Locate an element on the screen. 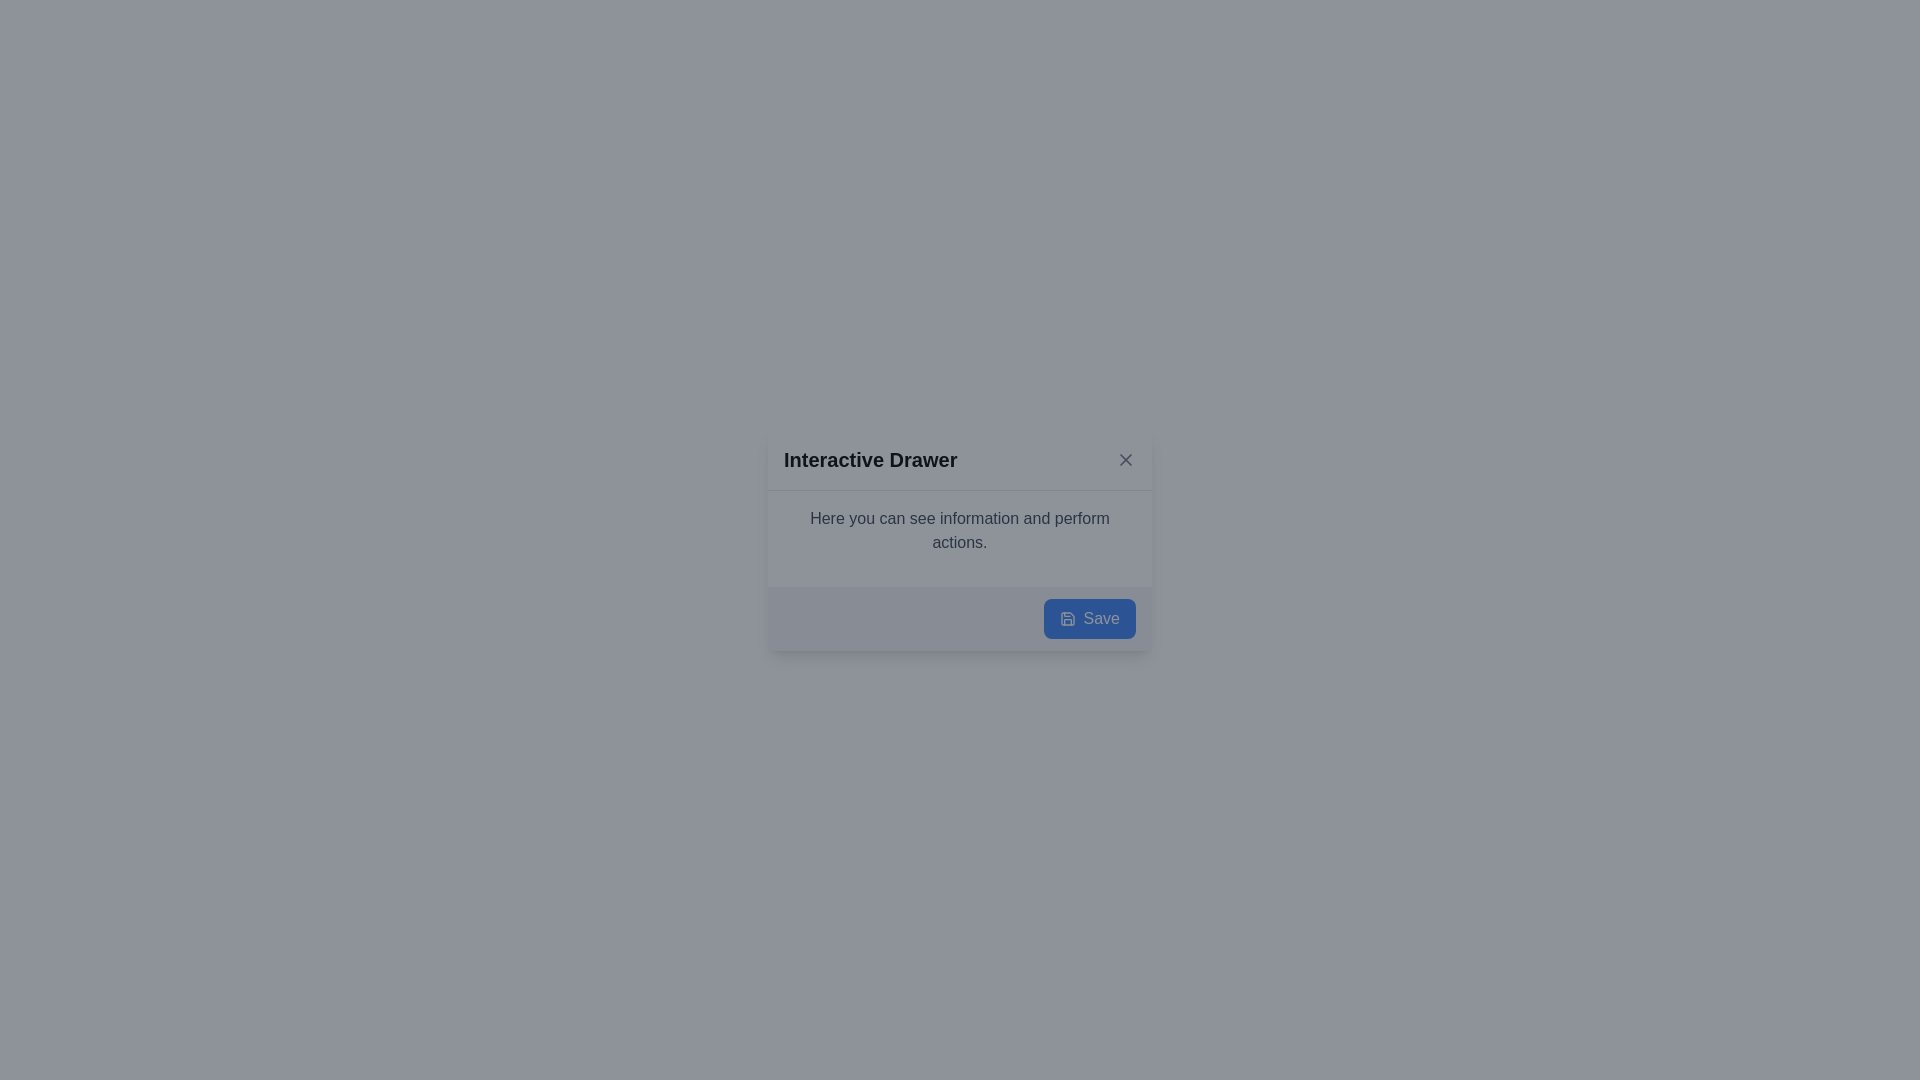  the 'Save' button represented by the icon located in the bottom-right region of the 'Interactive Drawer' dialog box is located at coordinates (1066, 617).